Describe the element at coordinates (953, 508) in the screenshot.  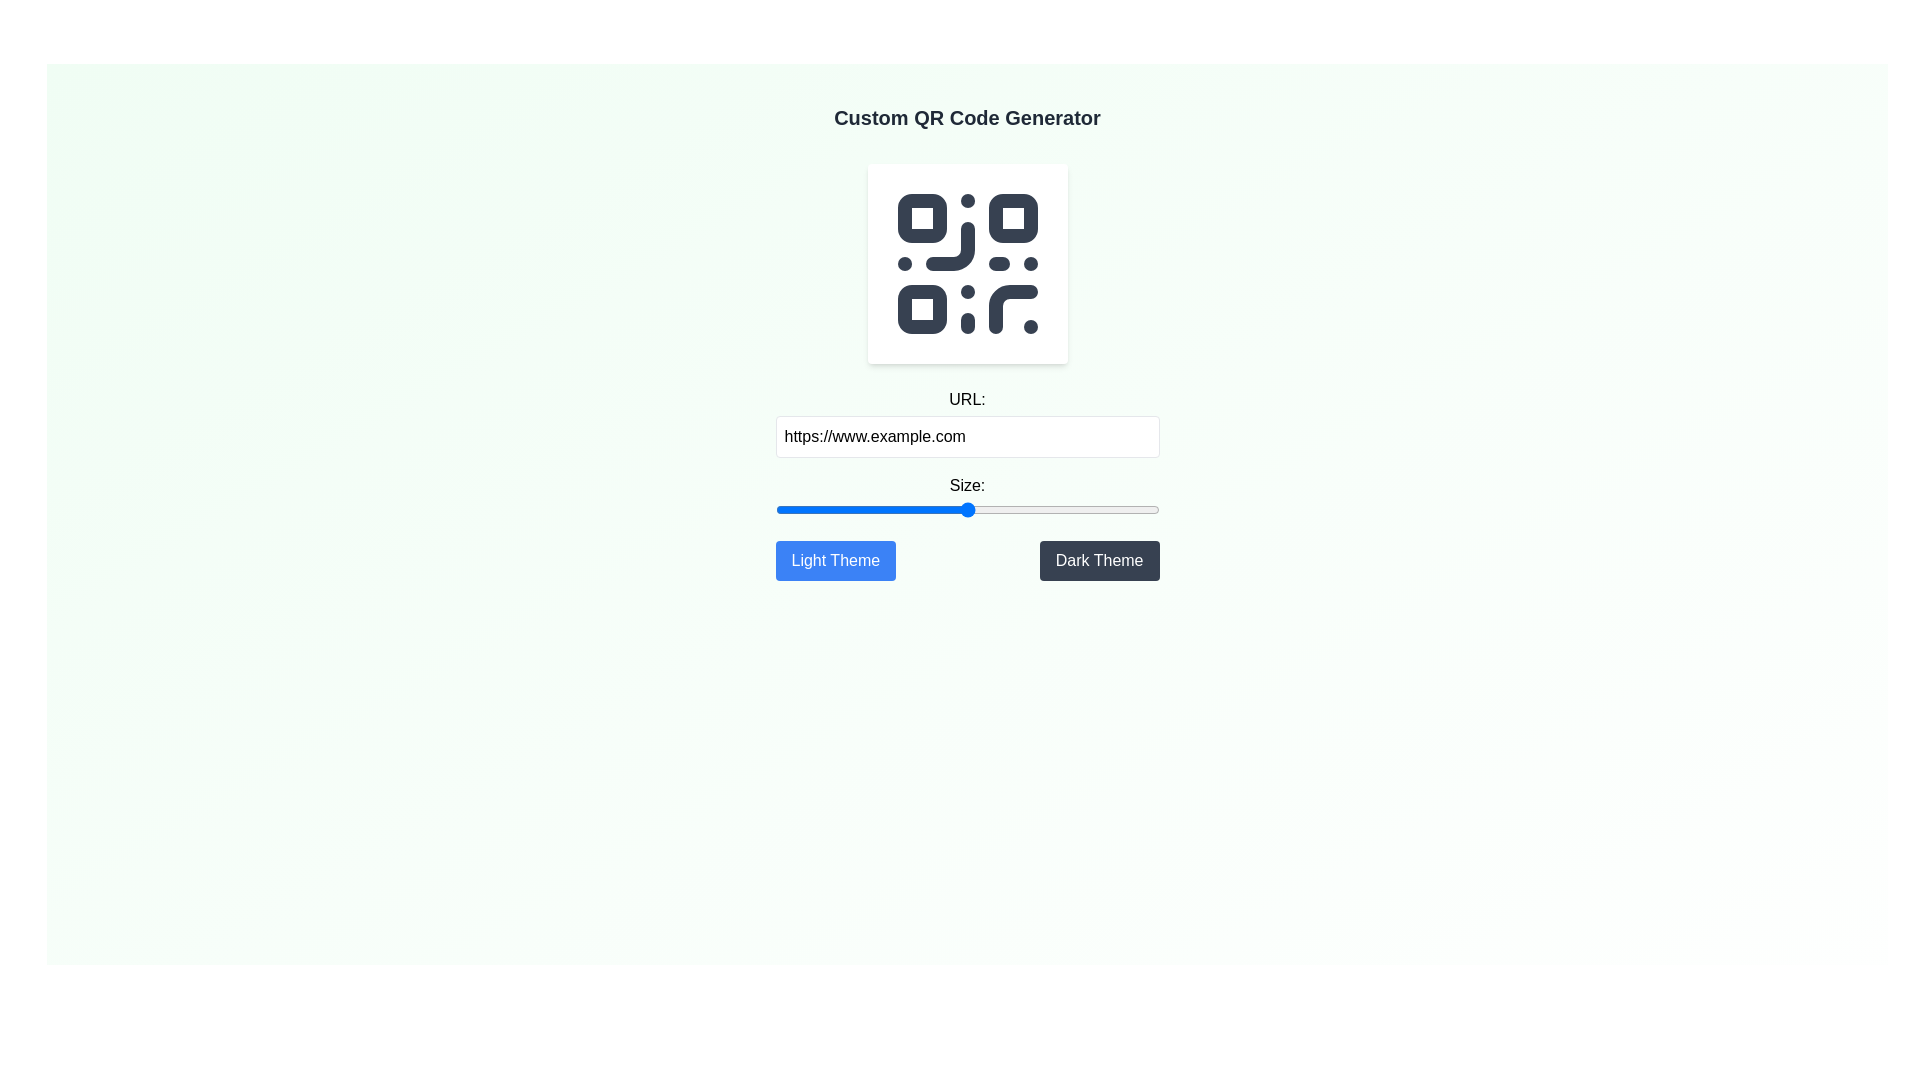
I see `the slider value` at that location.